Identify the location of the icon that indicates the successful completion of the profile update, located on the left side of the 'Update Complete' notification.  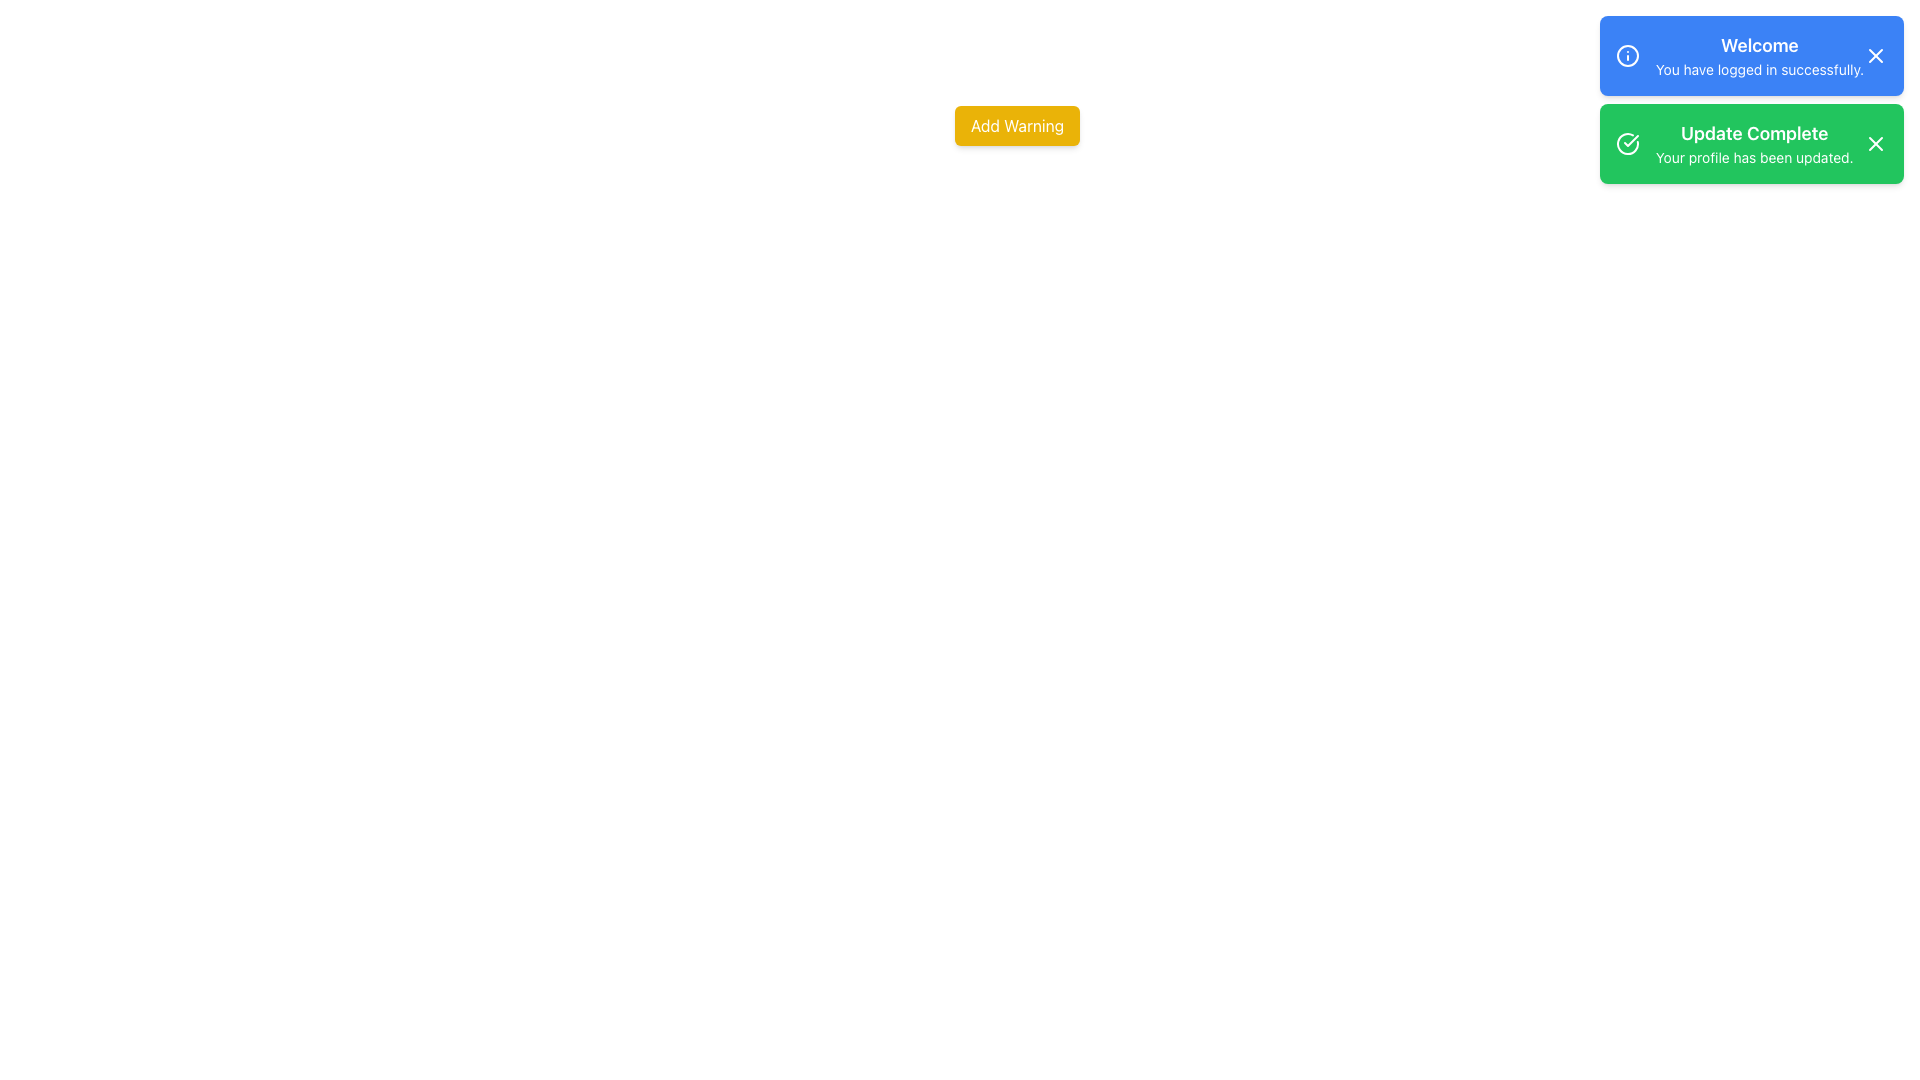
(1627, 142).